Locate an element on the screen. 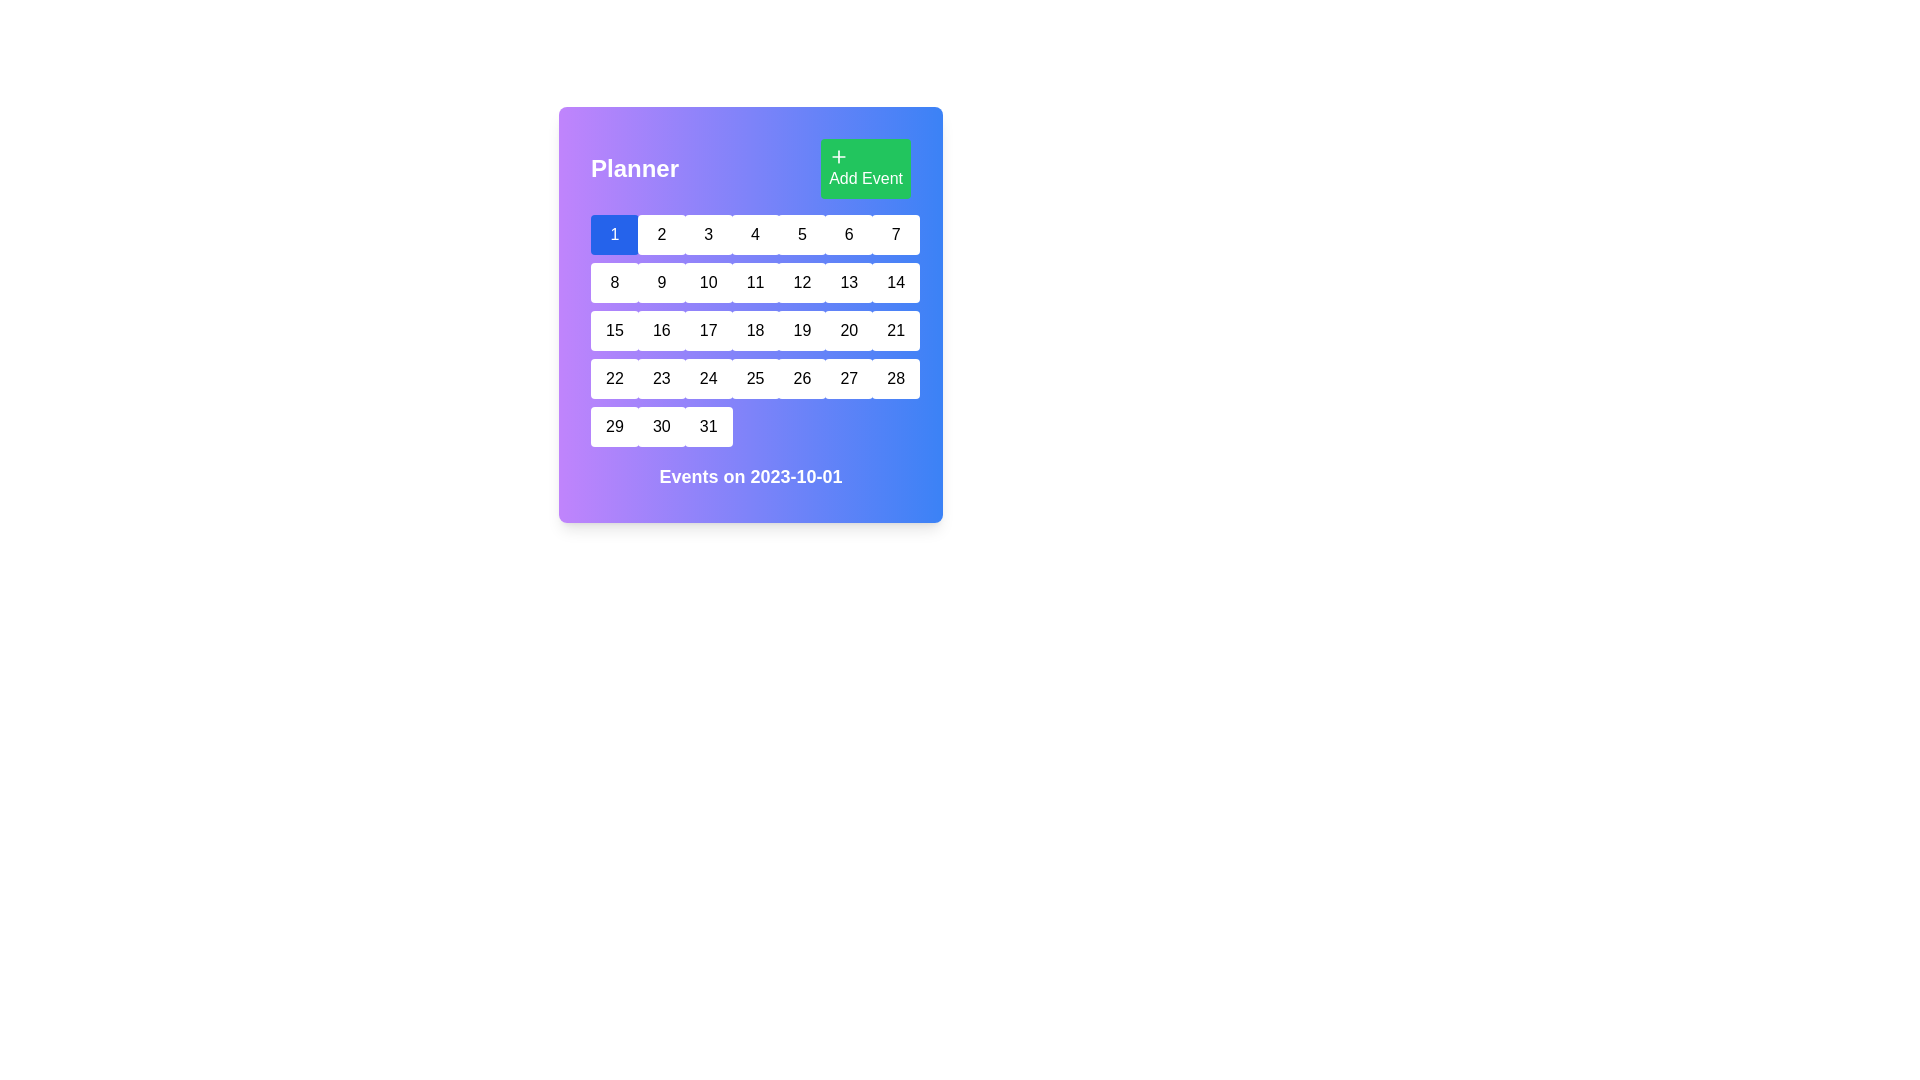  the button representing the 24th day in the calendar view is located at coordinates (708, 378).